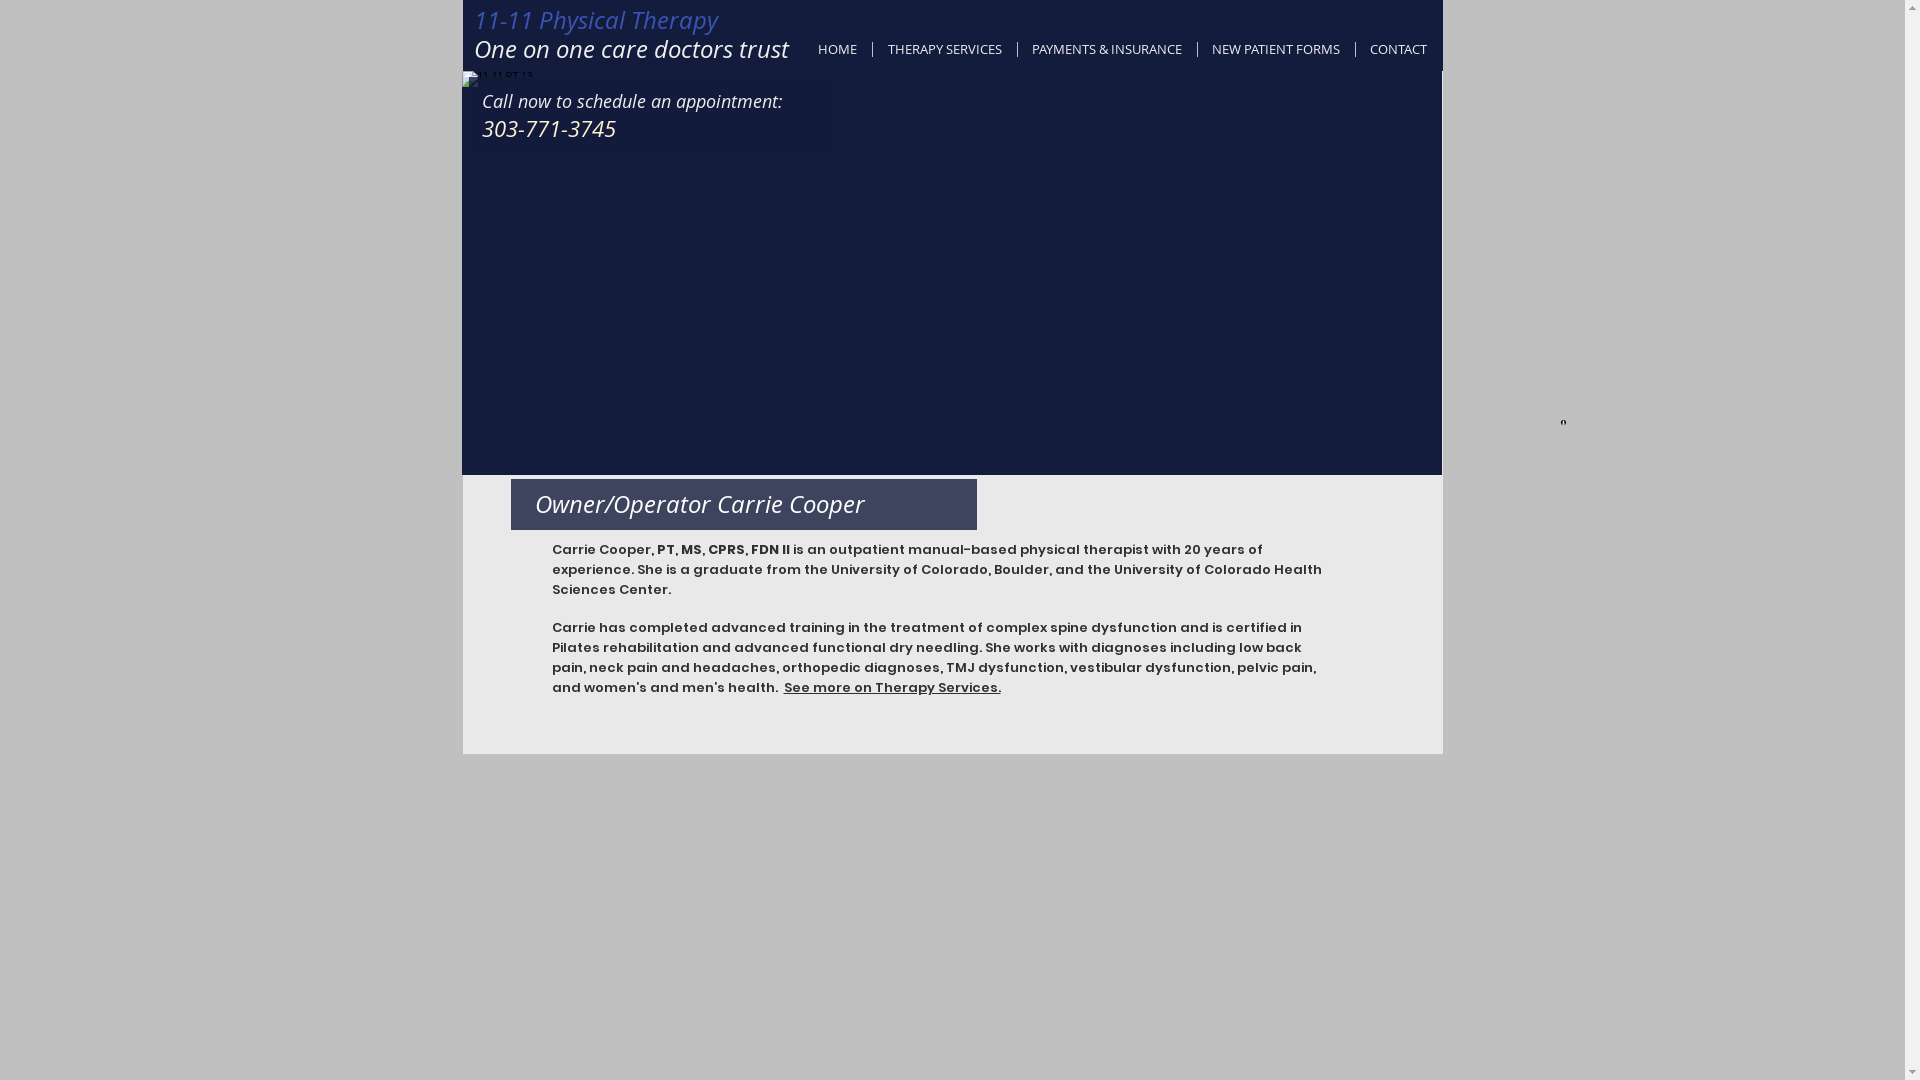 This screenshot has width=1920, height=1080. Describe the element at coordinates (1275, 48) in the screenshot. I see `'NEW PATIENT FORMS'` at that location.